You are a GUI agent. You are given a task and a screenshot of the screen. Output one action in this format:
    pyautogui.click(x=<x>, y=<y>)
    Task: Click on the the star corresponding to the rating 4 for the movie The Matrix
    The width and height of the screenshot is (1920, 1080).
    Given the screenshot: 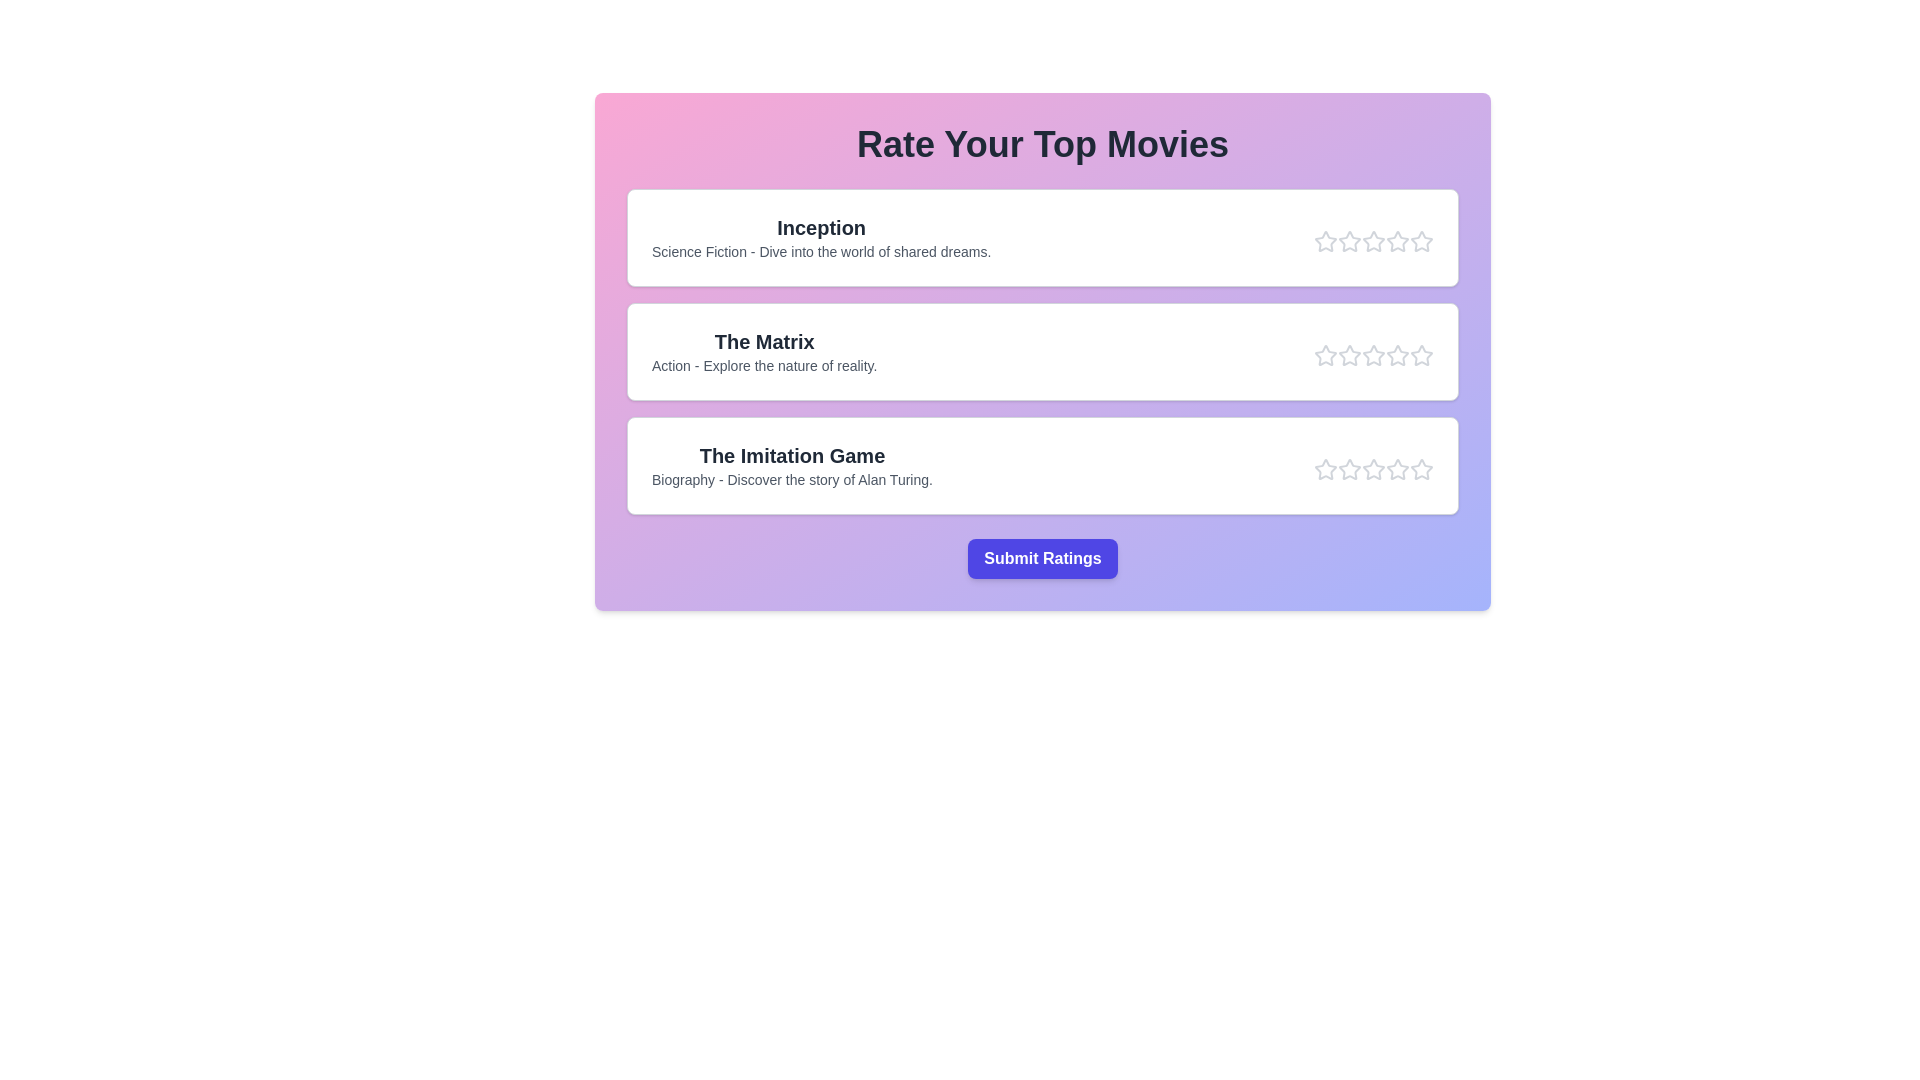 What is the action you would take?
    pyautogui.click(x=1396, y=354)
    